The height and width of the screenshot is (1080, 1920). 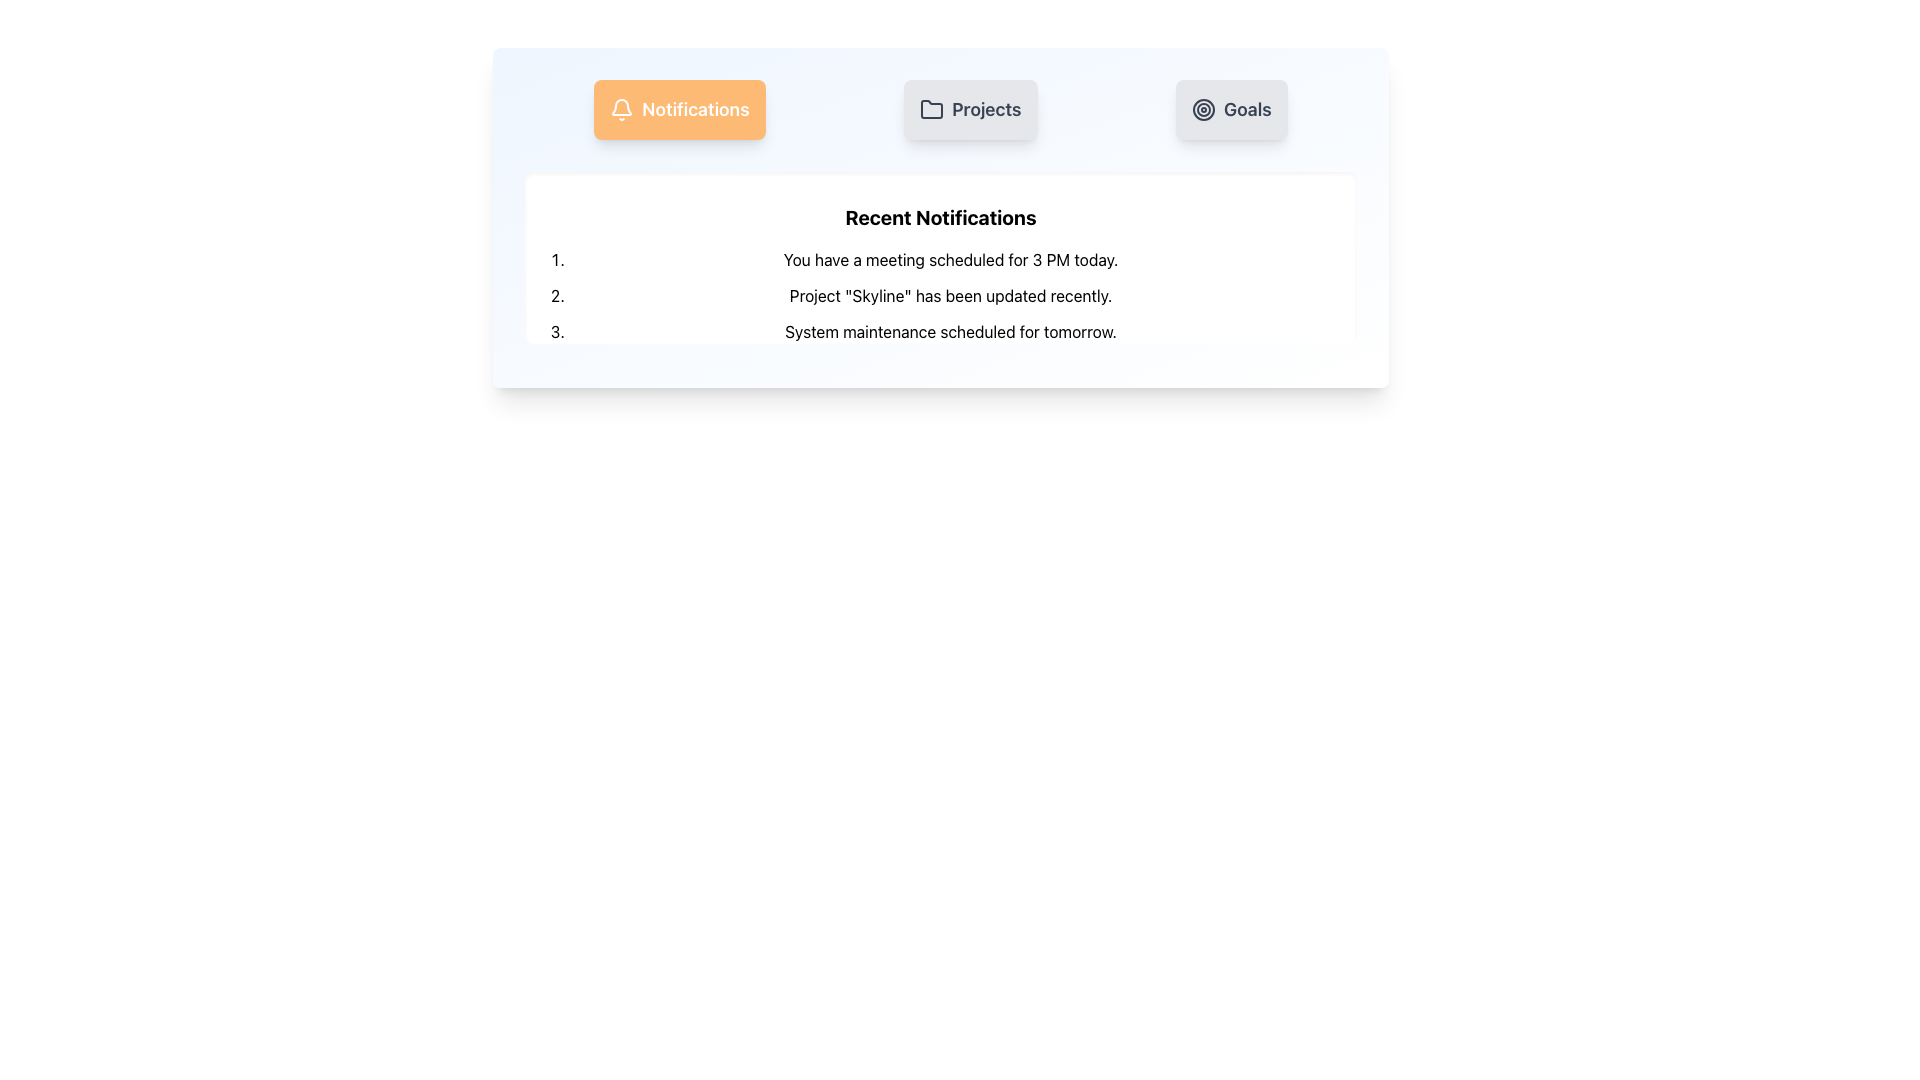 What do you see at coordinates (1230, 110) in the screenshot?
I see `the 'Goals' button, which is a rectangular button with rounded corners and a light gray background` at bounding box center [1230, 110].